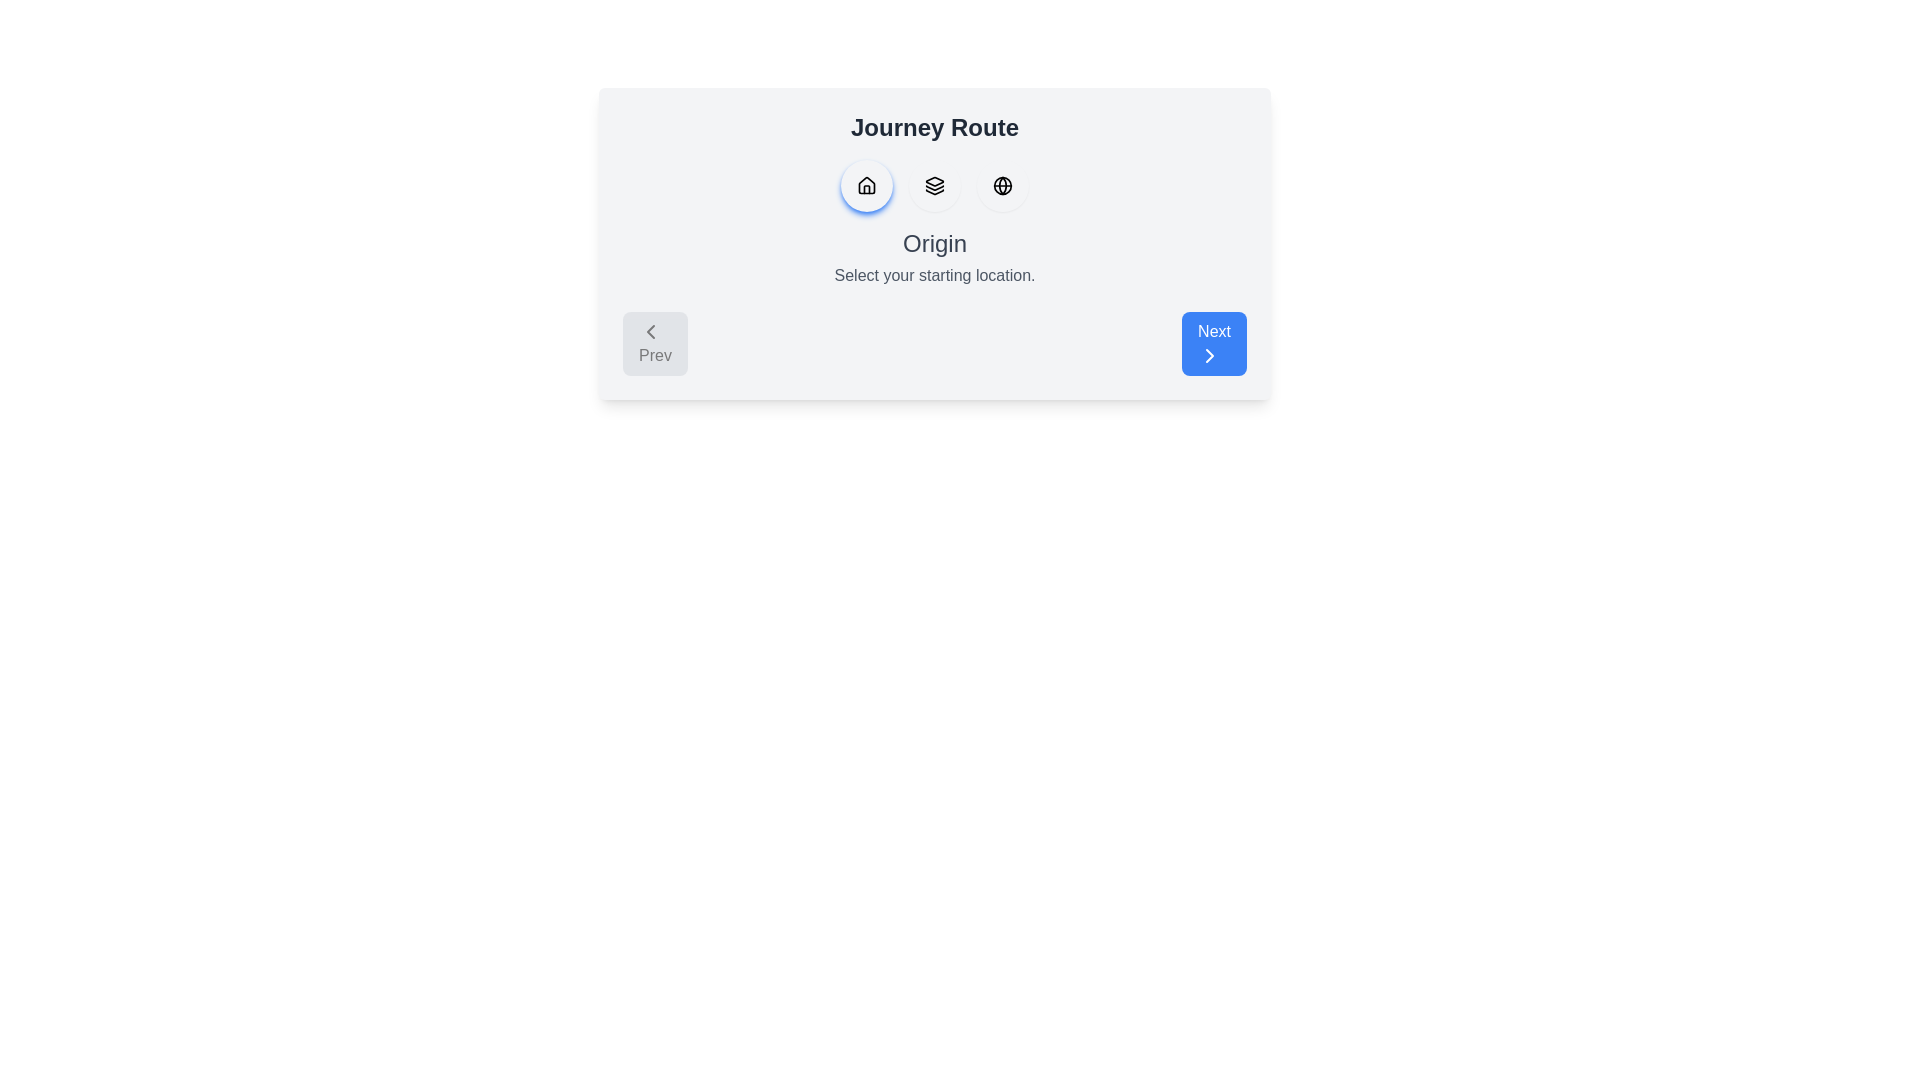 Image resolution: width=1920 pixels, height=1080 pixels. I want to click on text from the text block titled 'Origin' which contains the subtitle 'Select your starting location.' This block is situated below the icons and above the 'Prev' and 'Next' buttons, so click(934, 257).